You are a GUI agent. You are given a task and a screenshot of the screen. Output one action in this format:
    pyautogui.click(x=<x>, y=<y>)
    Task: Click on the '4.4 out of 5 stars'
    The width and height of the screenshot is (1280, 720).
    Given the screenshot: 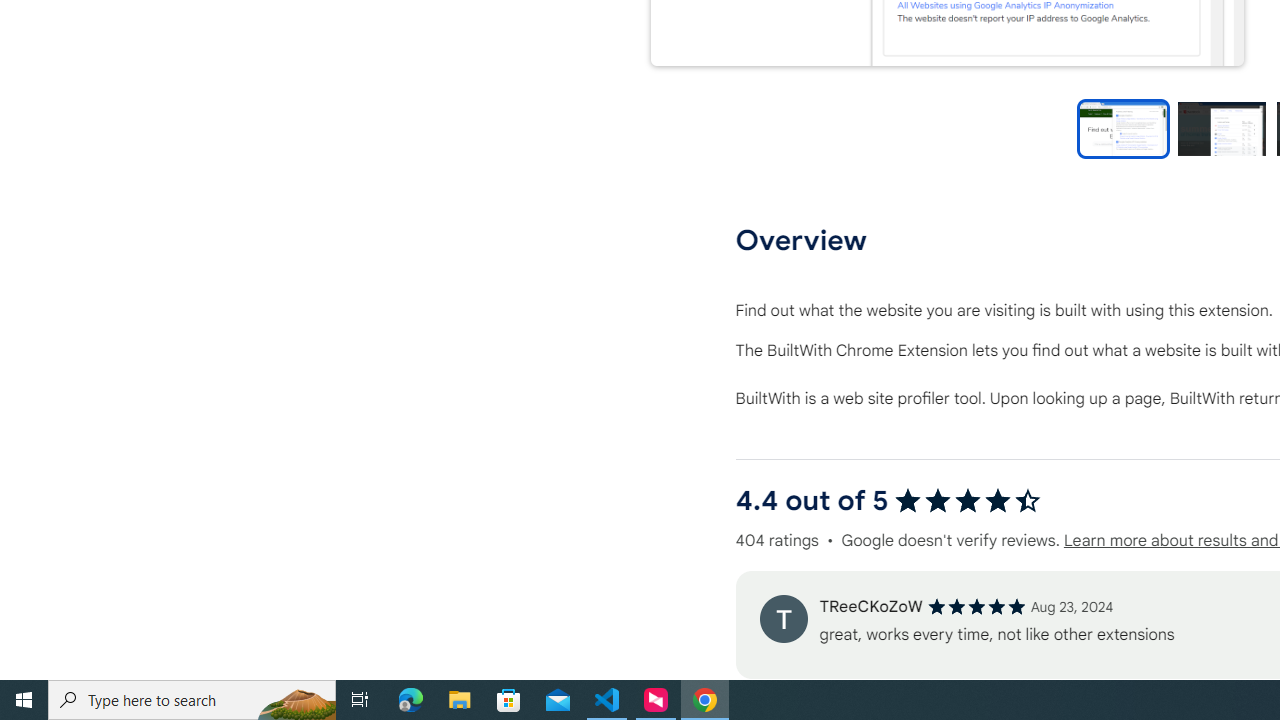 What is the action you would take?
    pyautogui.click(x=967, y=499)
    